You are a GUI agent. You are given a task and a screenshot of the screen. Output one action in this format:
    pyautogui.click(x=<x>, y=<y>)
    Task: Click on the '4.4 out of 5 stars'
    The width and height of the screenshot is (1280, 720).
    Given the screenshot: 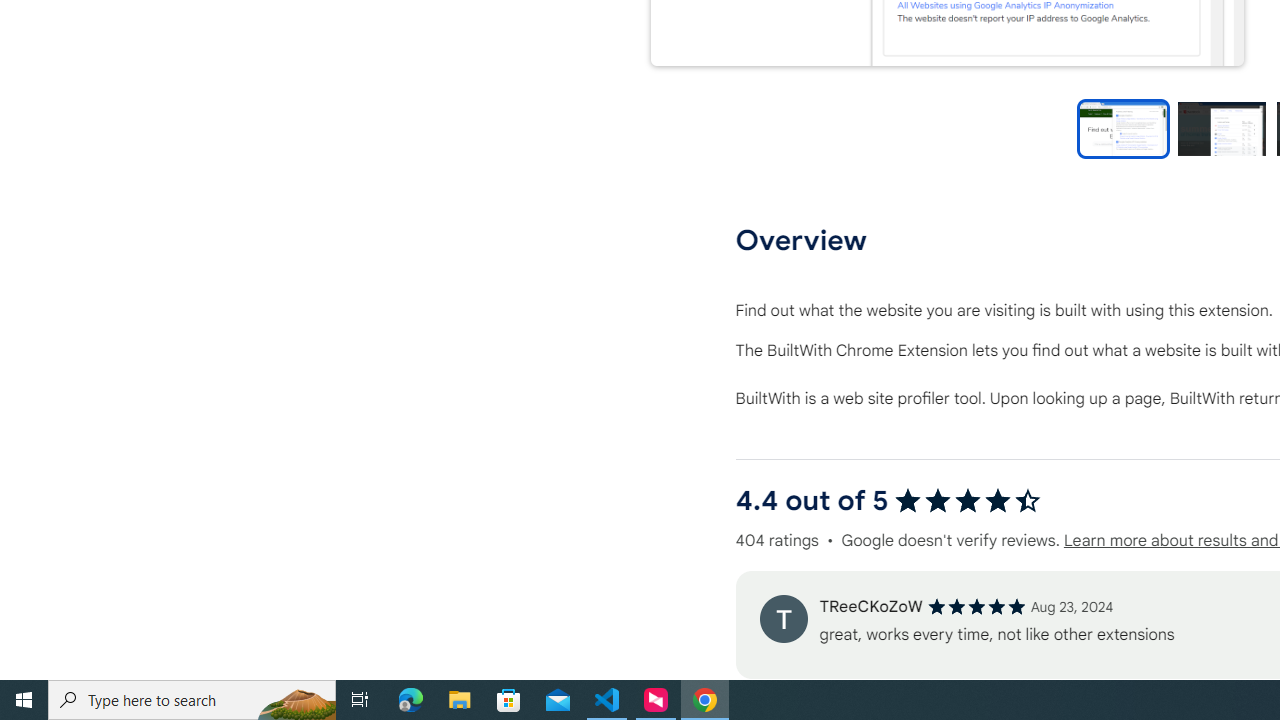 What is the action you would take?
    pyautogui.click(x=967, y=499)
    